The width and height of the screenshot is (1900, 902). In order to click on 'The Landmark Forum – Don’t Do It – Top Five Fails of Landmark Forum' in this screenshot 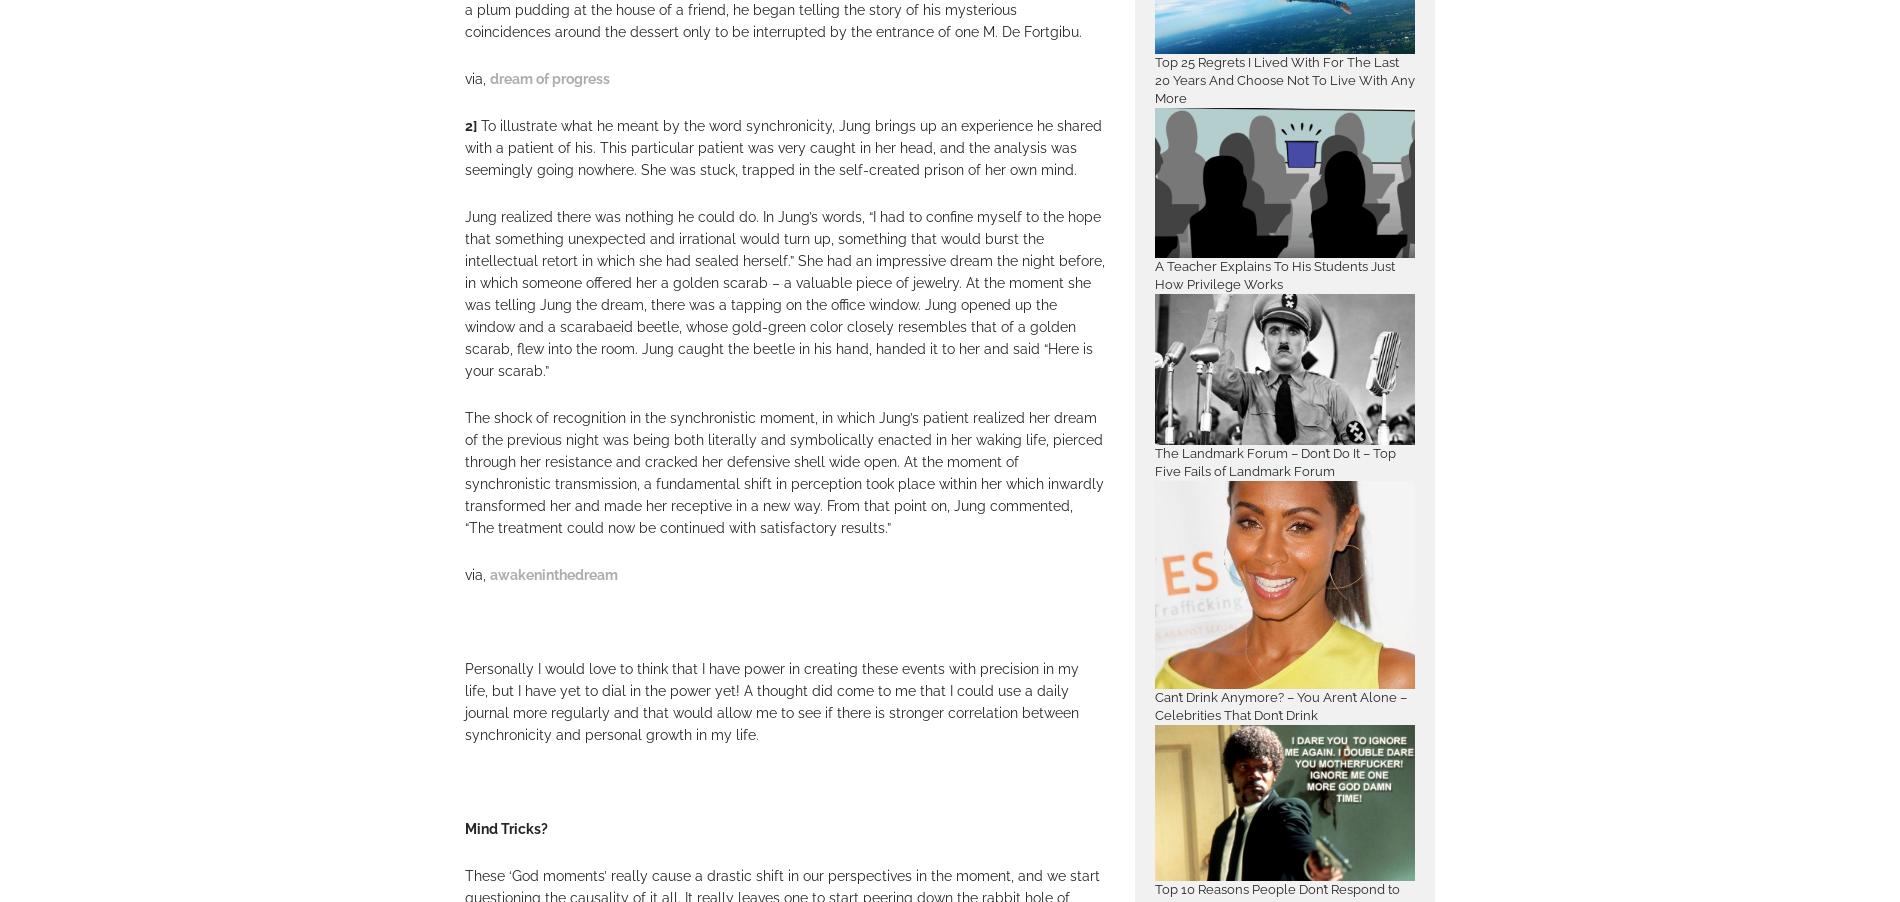, I will do `click(1274, 460)`.